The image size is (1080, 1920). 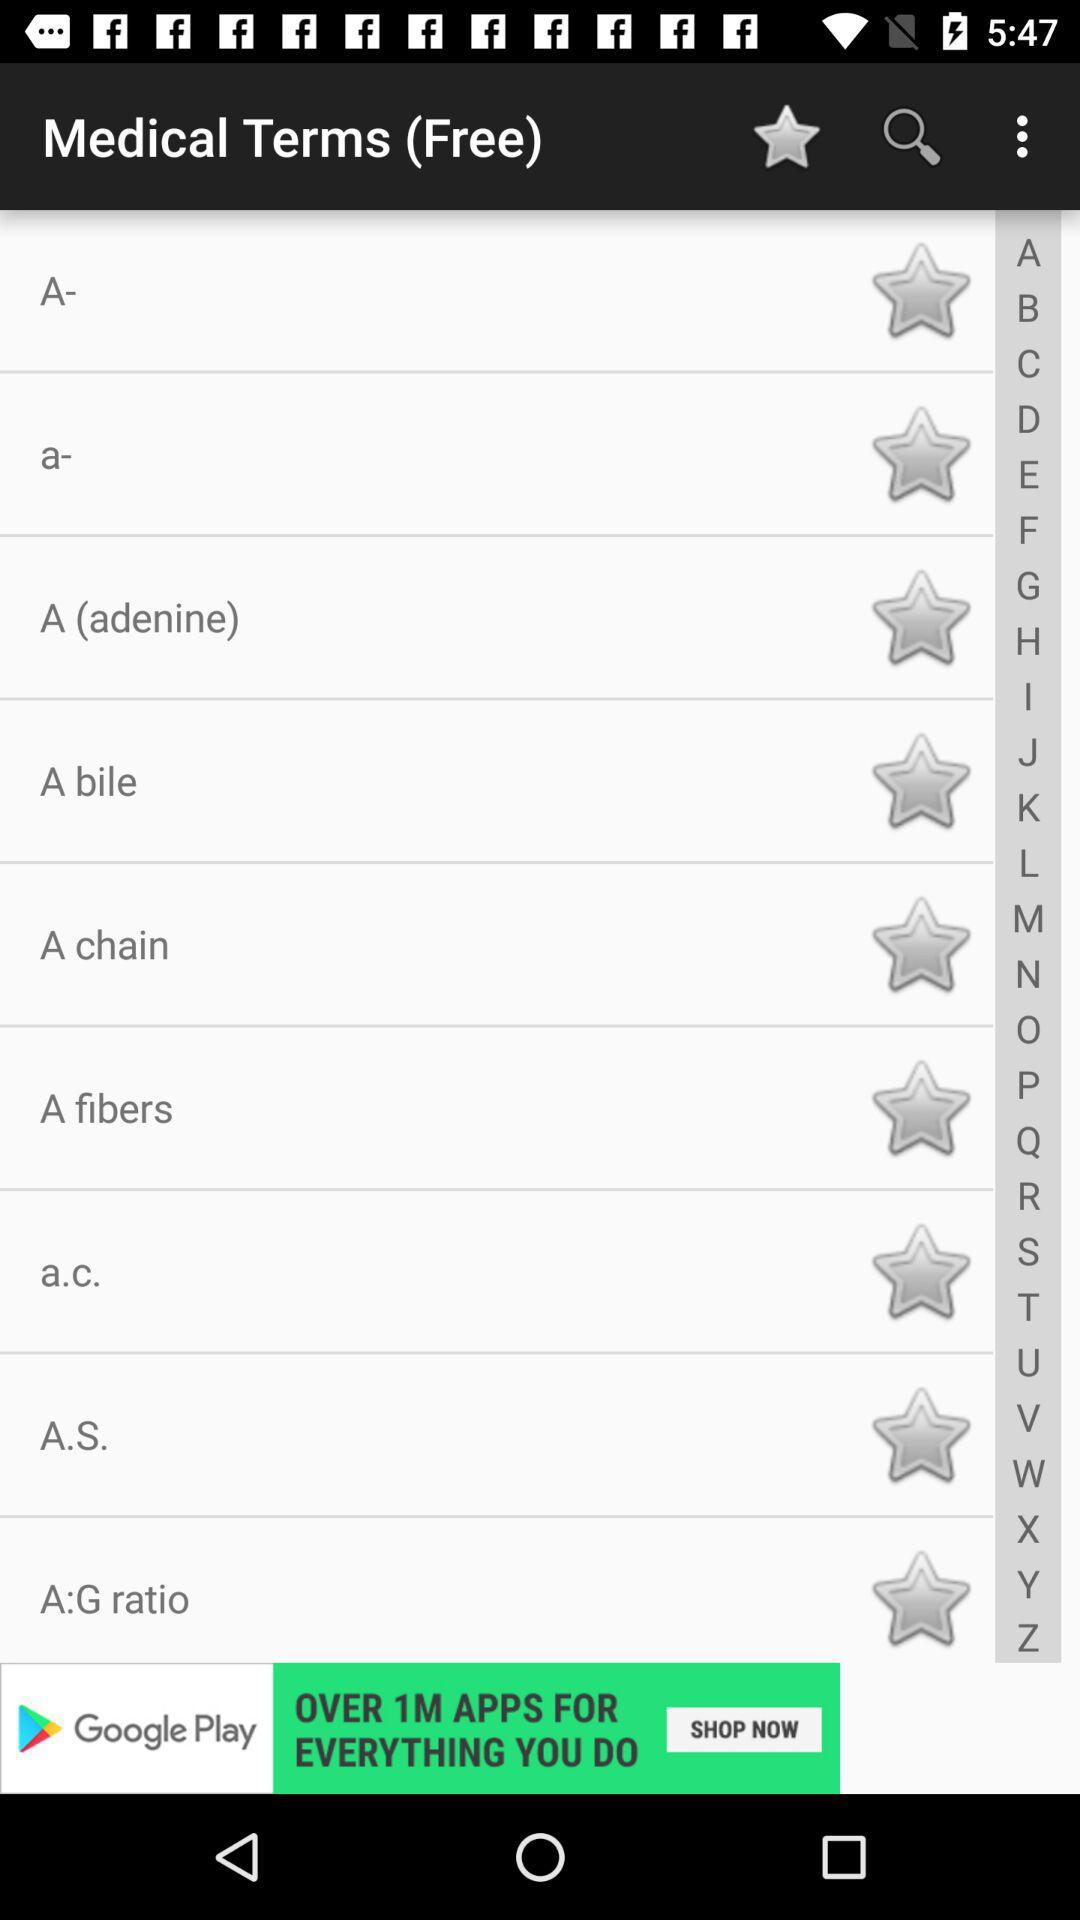 I want to click on star button, so click(x=920, y=616).